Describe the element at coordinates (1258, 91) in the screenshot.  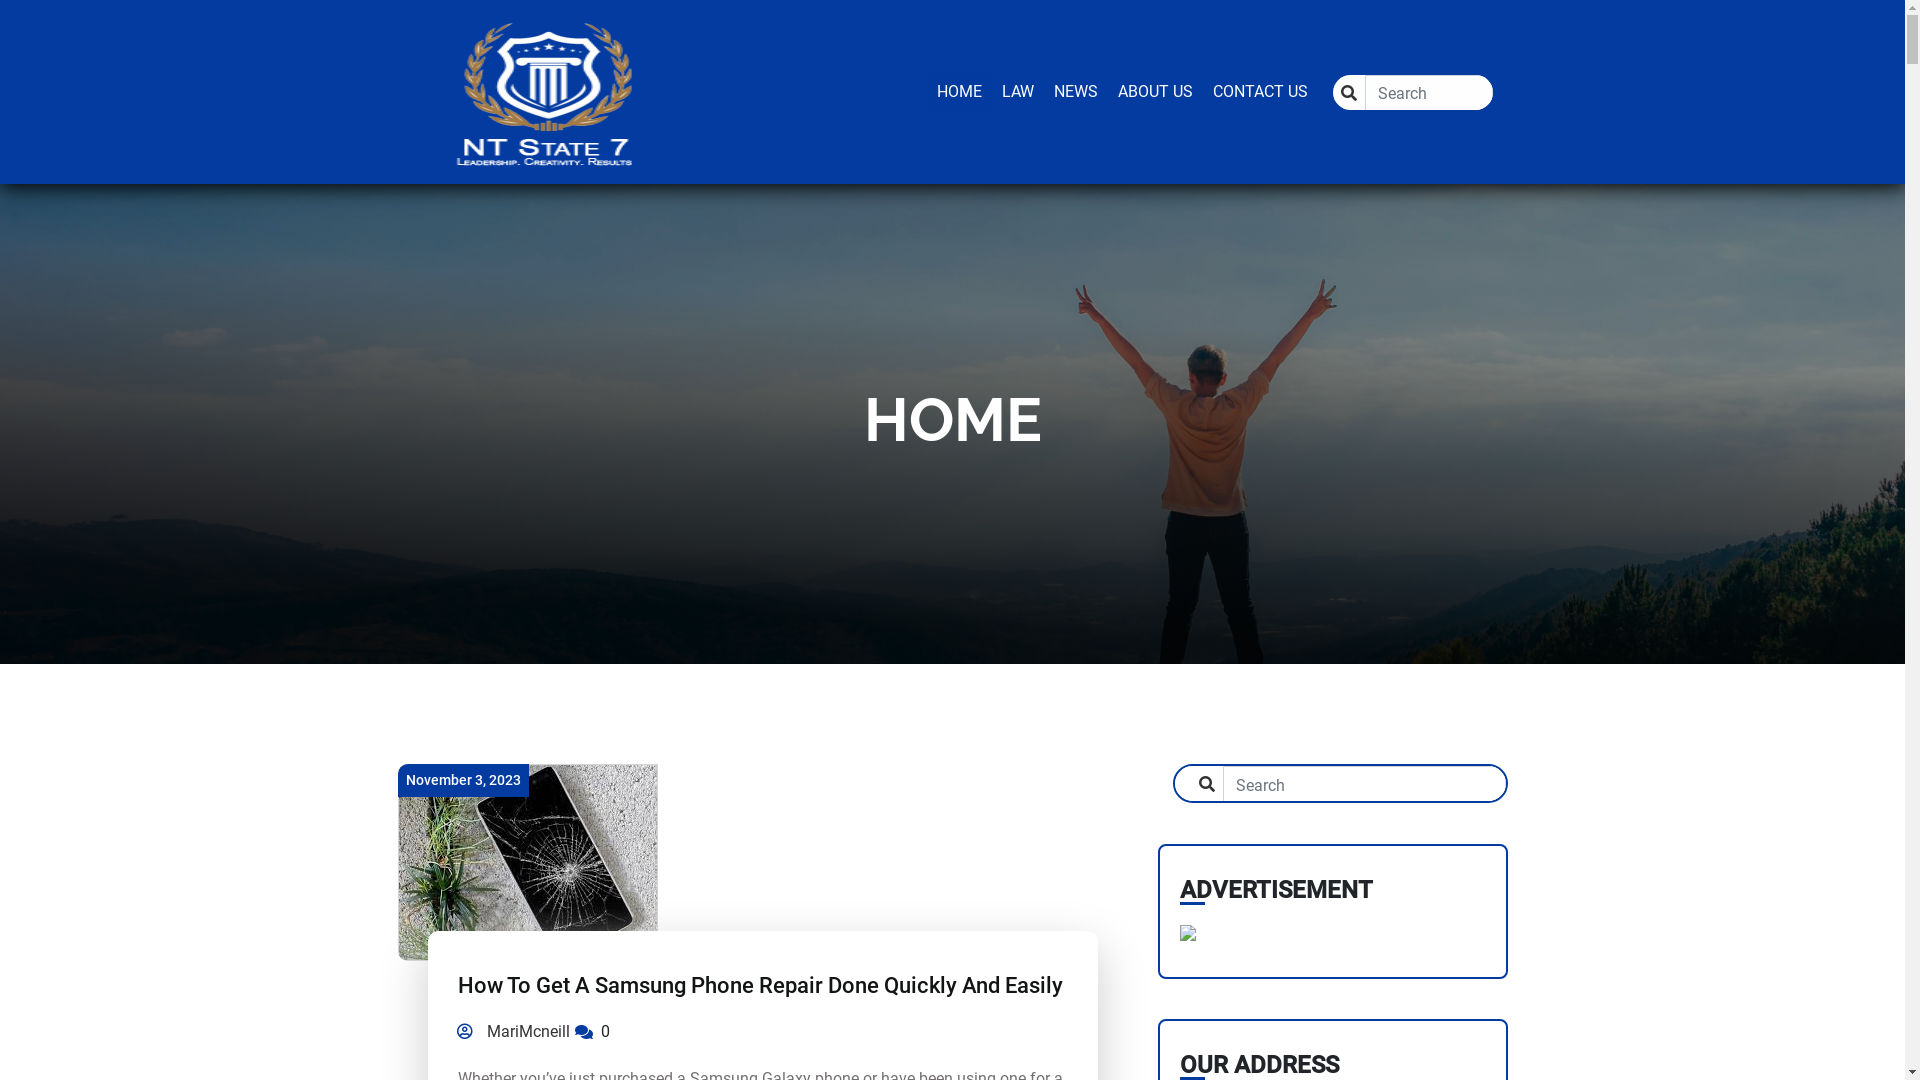
I see `'CONTACT US'` at that location.